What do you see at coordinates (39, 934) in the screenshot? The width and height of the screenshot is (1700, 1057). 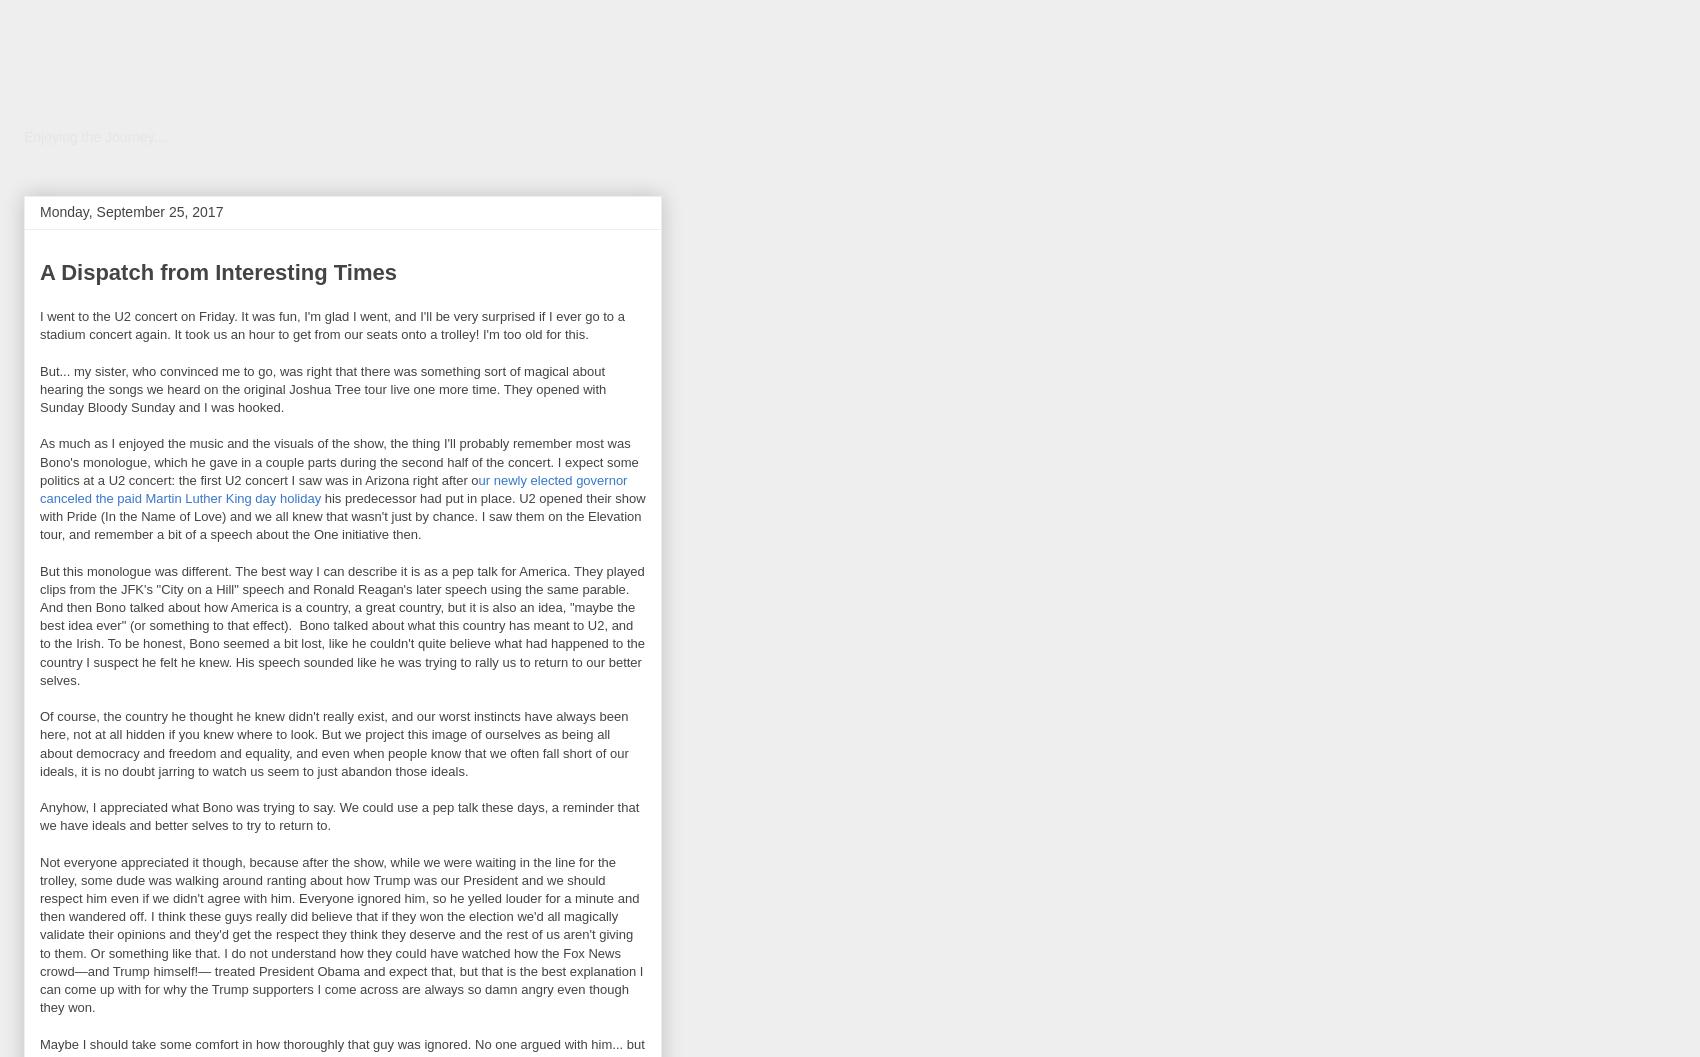 I see `'Not everyone appreciated it though, because after the show, while we were waiting in the line for the trolley, some dude was walking around ranting about how Trump was our President and we should respect him even if we didn't agree with him. Everyone ignored him, so he yelled louder for a minute and then wandered off. I think these guys really did believe that if they won the election we'd all magically validate their opinions and they'd get the respect they think they deserve and the rest of us aren't giving to them. Or something like that. I do not understand how they could have watched how the Fox News crowd—and Trump himself!— treated President Obama and expect that, but that is the best explanation I can come up with for why the Trump supporters I come across are always so damn angry even though they won.'` at bounding box center [39, 934].